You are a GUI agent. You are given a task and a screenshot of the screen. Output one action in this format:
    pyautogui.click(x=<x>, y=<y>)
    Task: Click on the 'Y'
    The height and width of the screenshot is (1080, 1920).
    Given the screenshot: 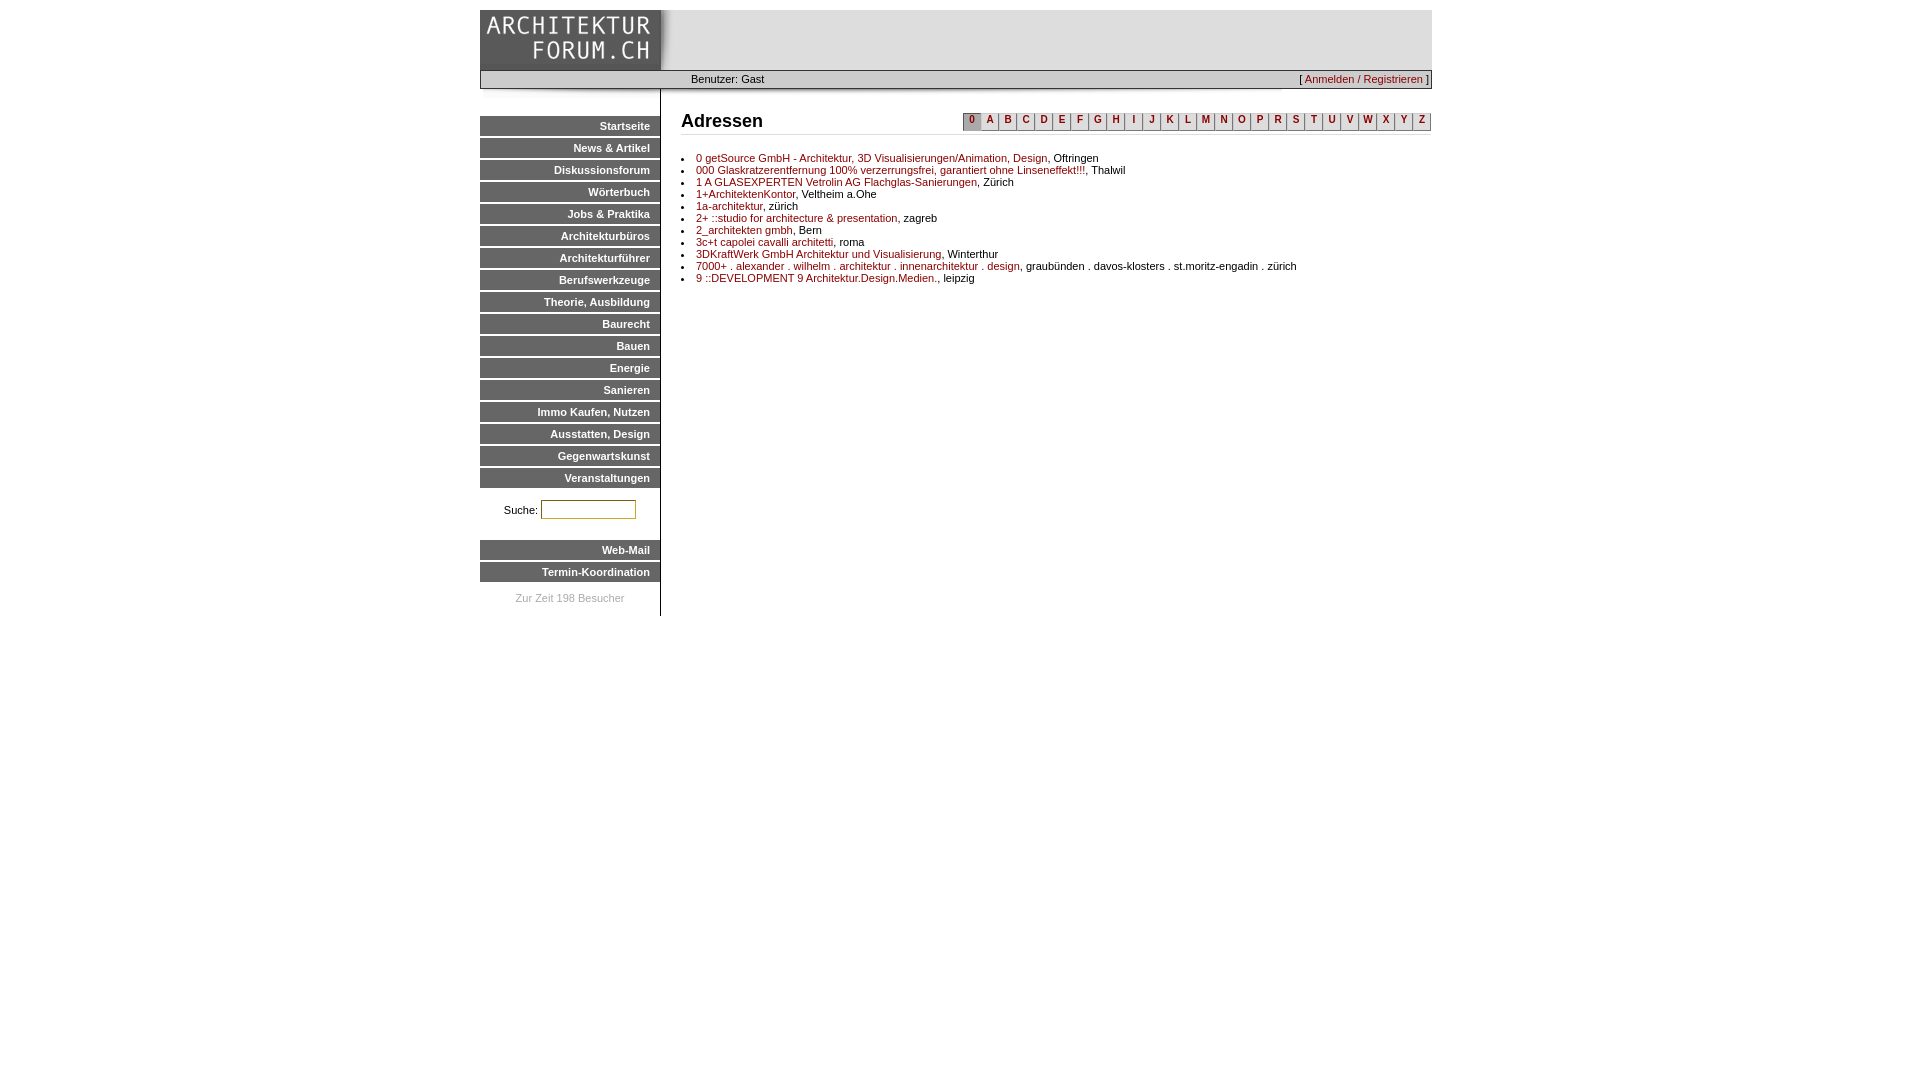 What is the action you would take?
    pyautogui.click(x=1402, y=122)
    